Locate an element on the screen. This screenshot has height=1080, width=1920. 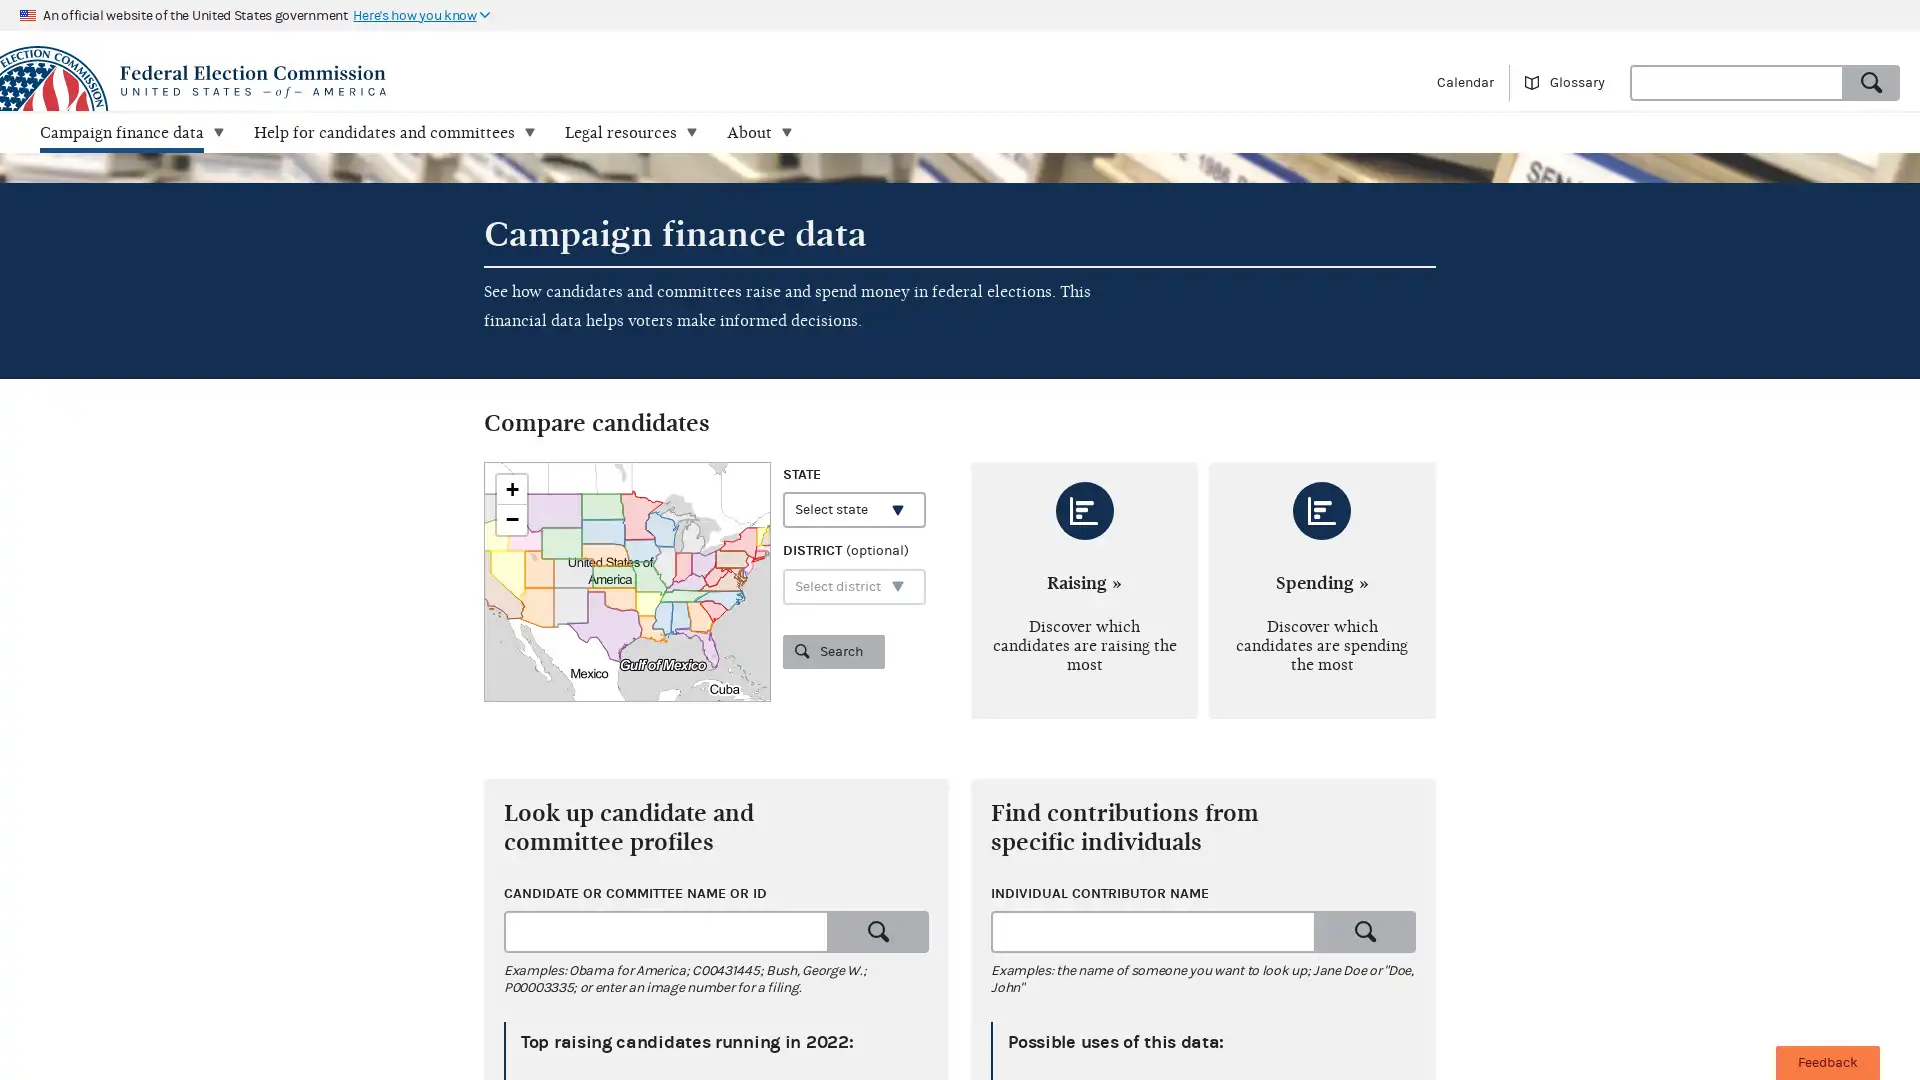
Search is located at coordinates (833, 651).